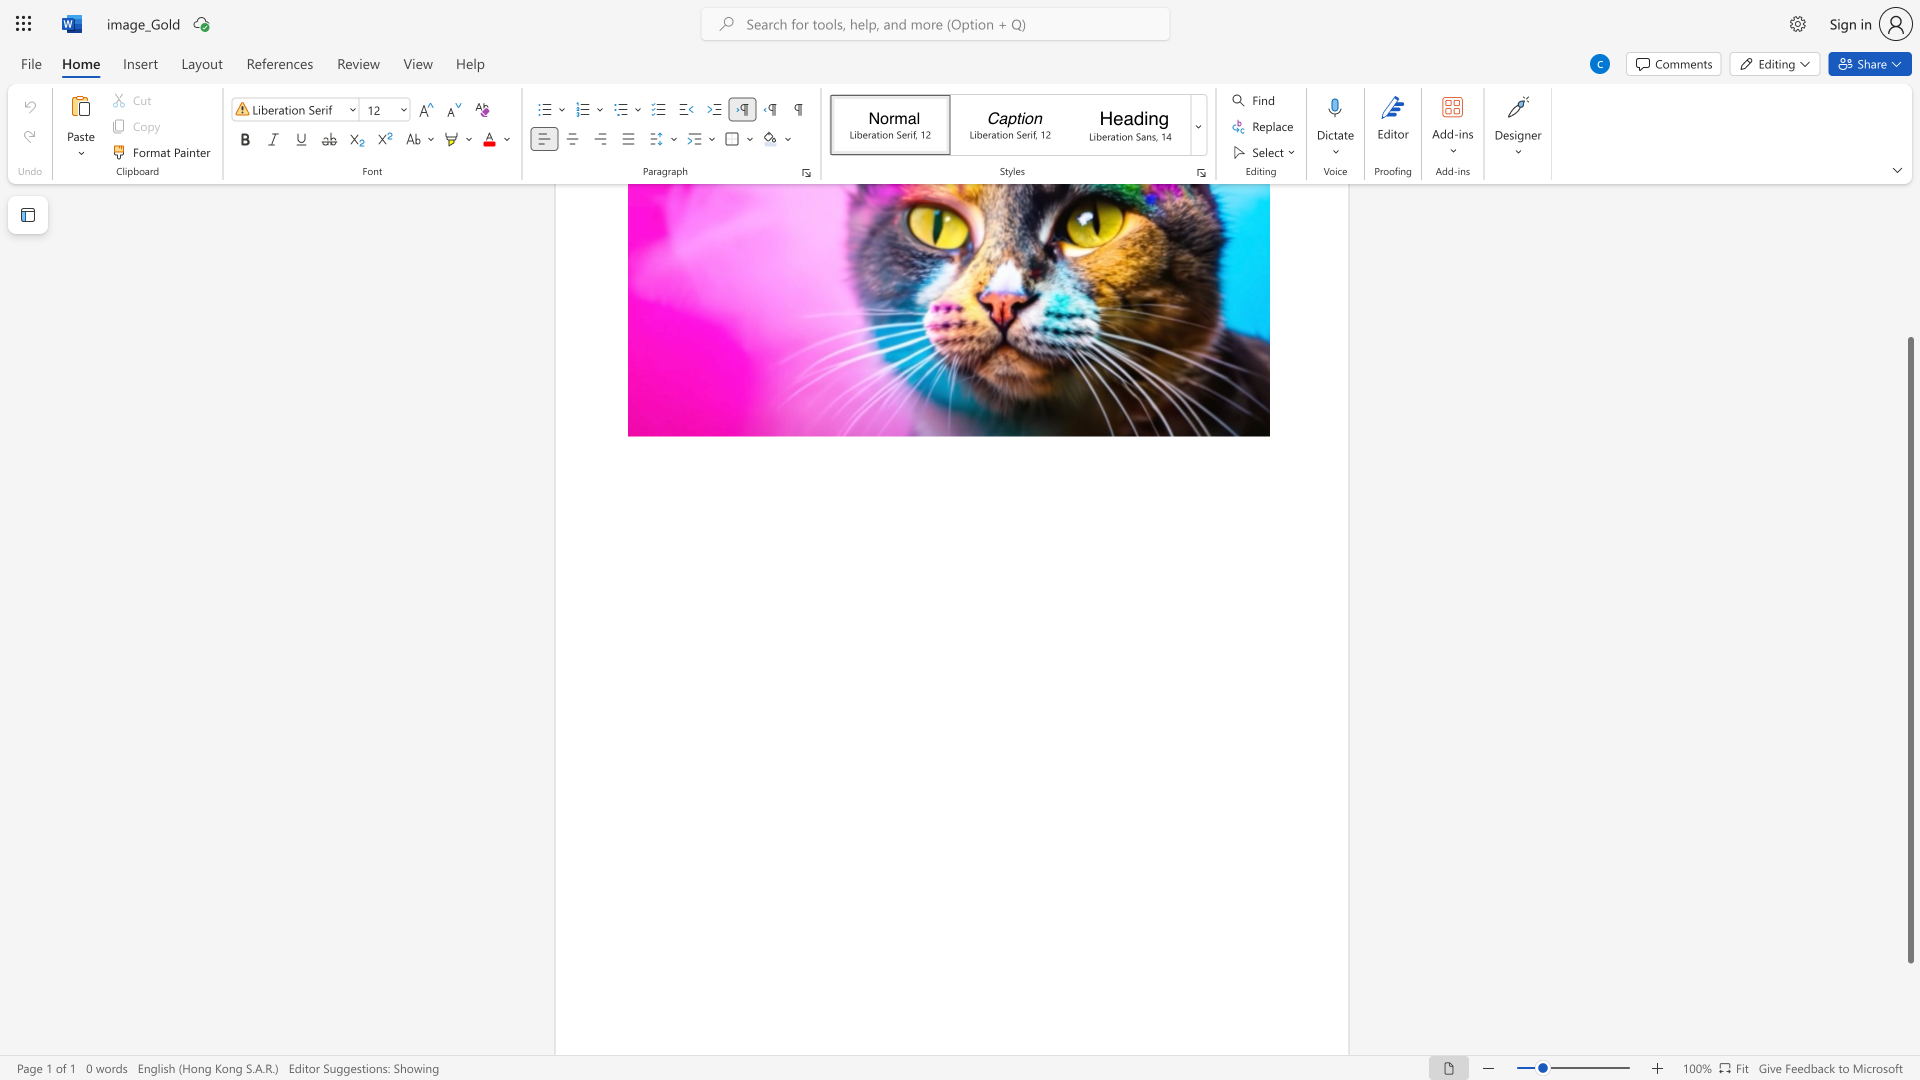 The image size is (1920, 1080). Describe the element at coordinates (1909, 309) in the screenshot. I see `the scrollbar on the side` at that location.